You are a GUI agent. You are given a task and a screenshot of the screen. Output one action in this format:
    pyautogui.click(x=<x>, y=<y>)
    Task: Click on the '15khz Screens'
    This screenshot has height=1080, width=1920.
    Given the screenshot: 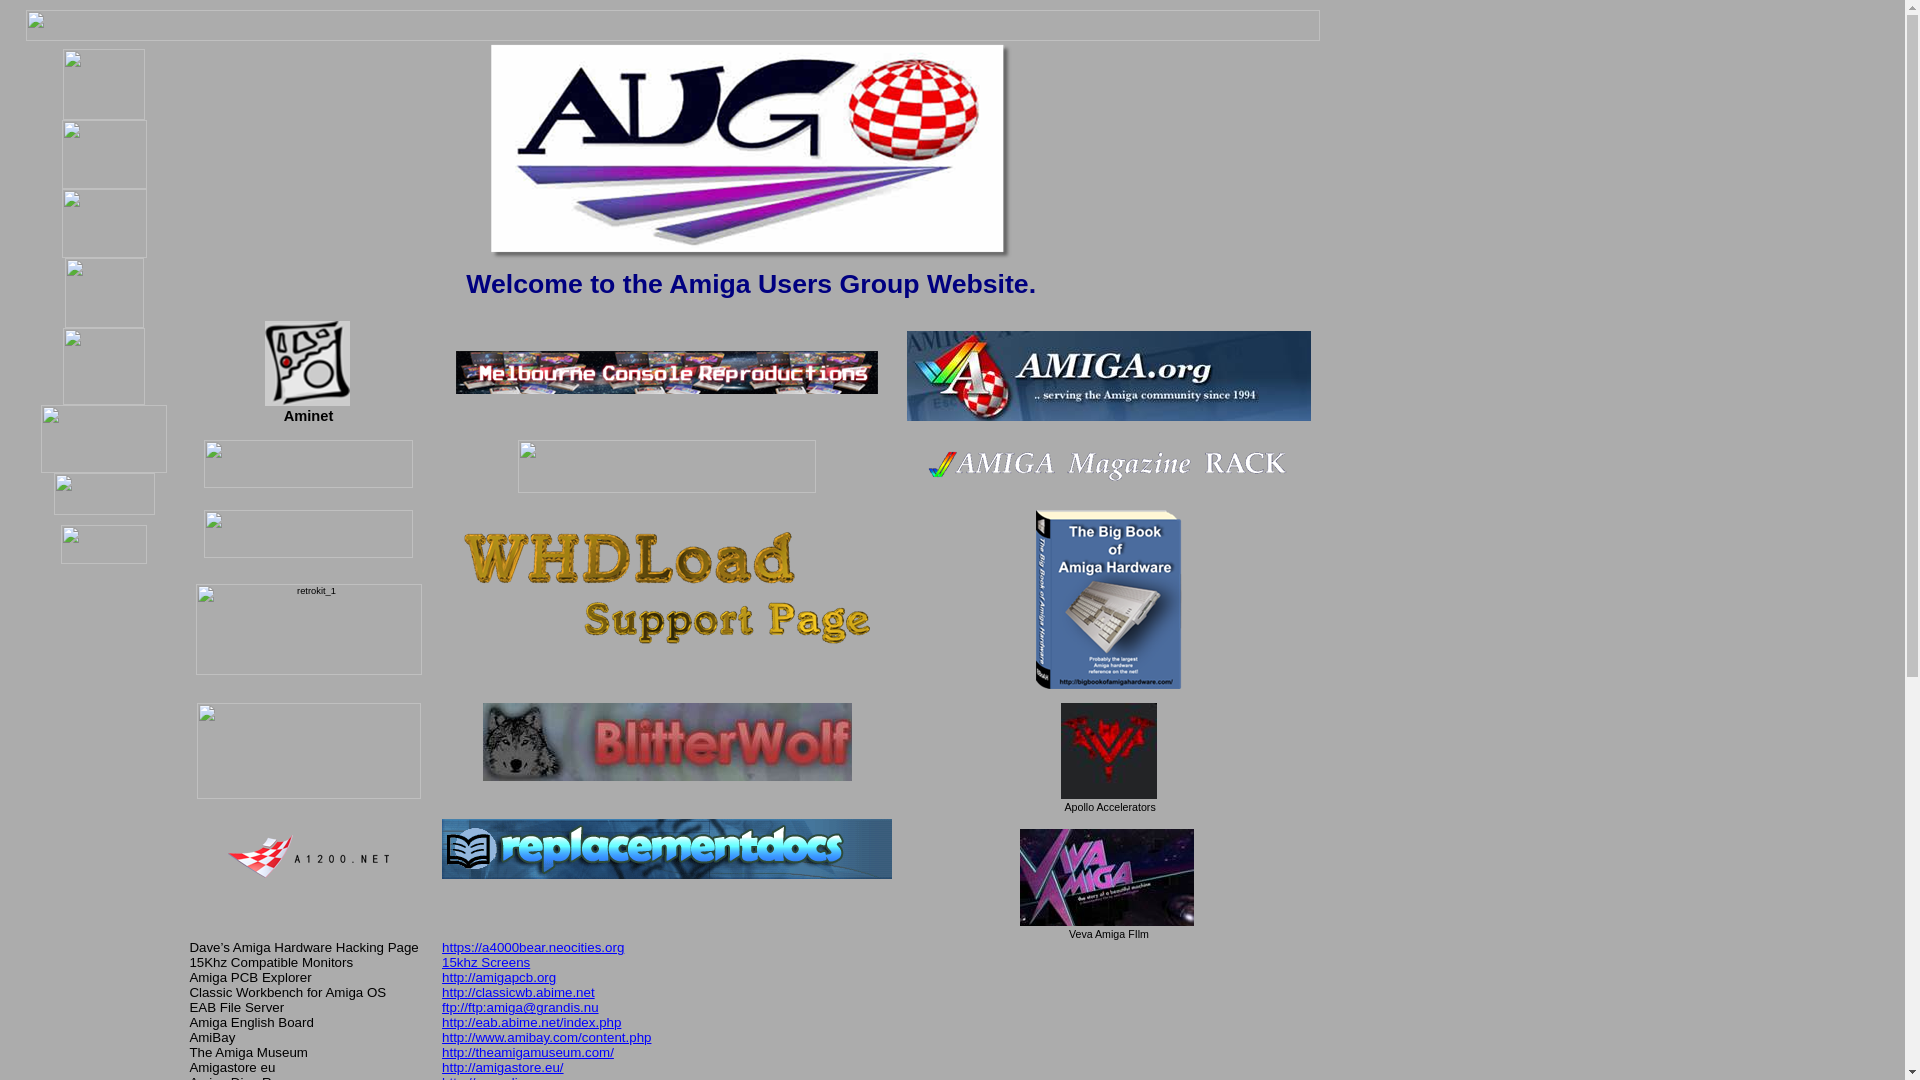 What is the action you would take?
    pyautogui.click(x=485, y=961)
    